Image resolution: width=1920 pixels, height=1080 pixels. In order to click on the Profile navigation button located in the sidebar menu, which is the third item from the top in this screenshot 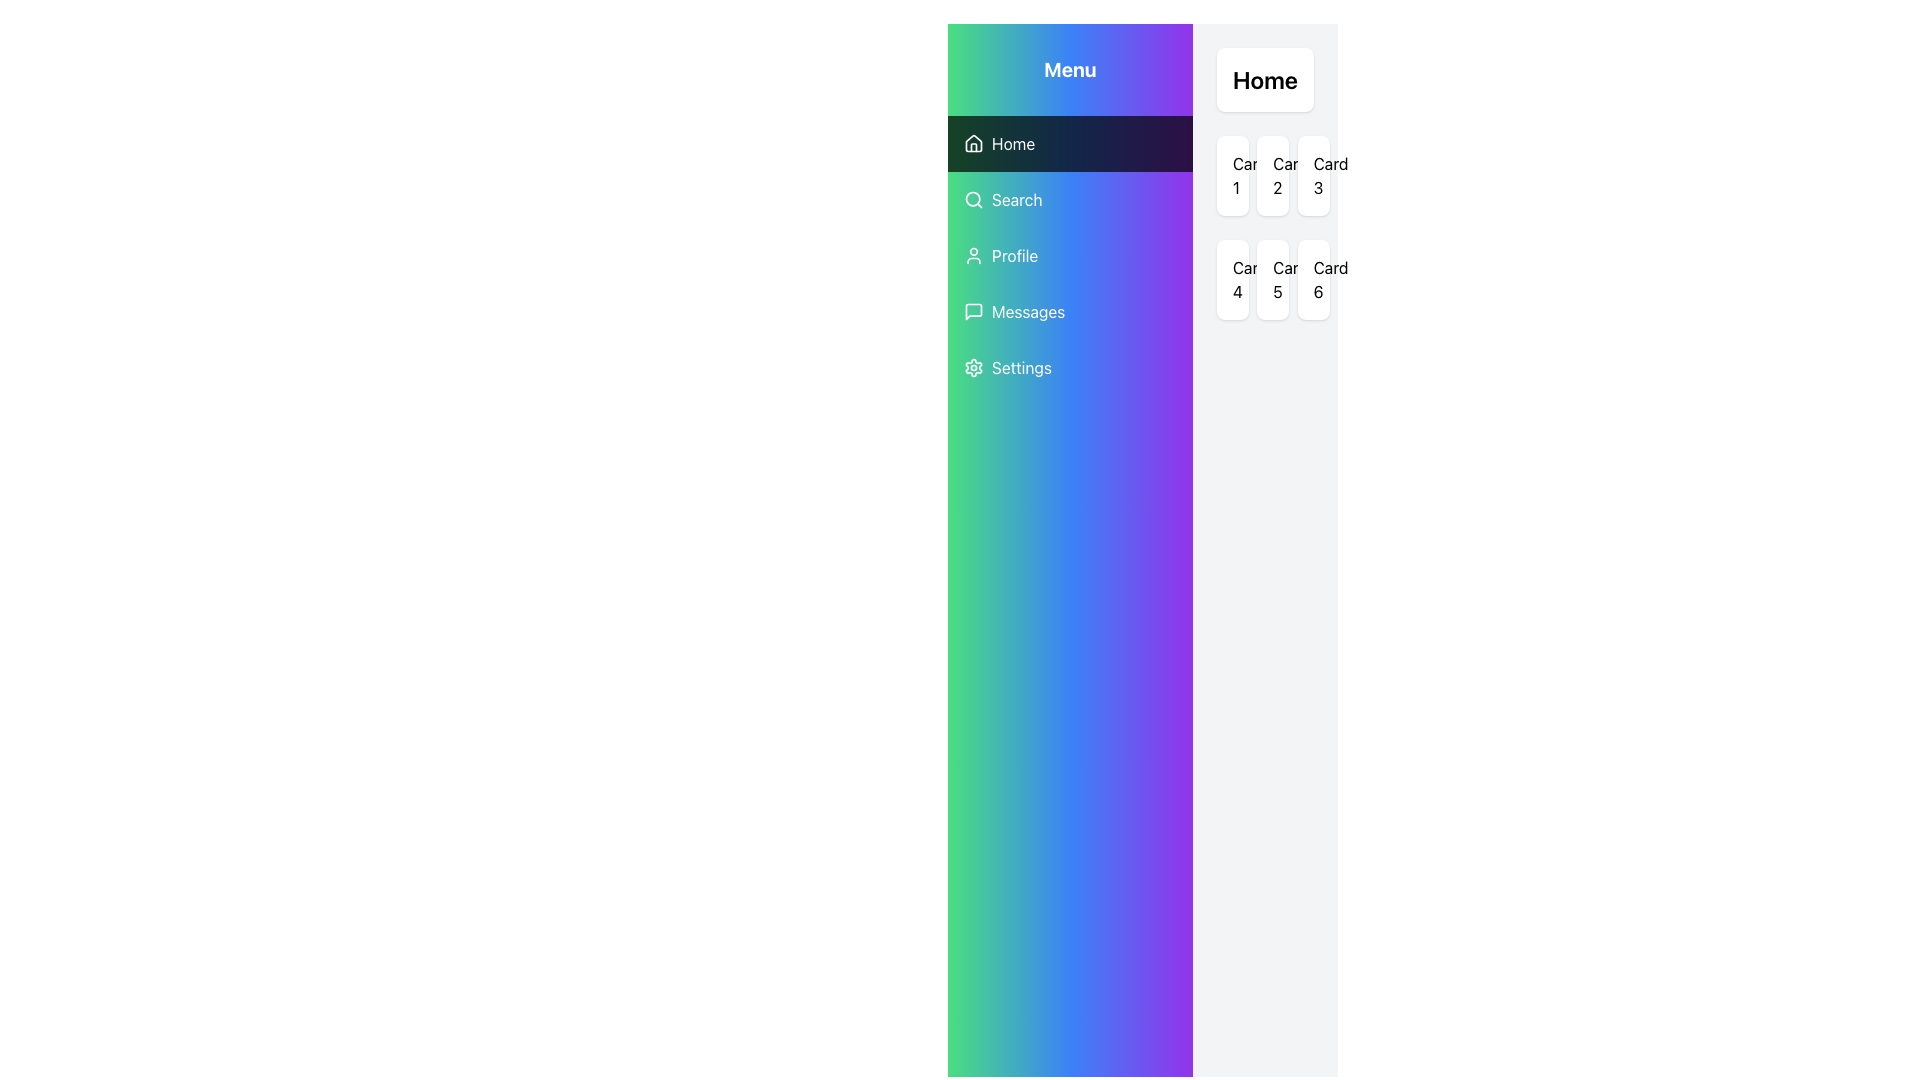, I will do `click(1069, 254)`.